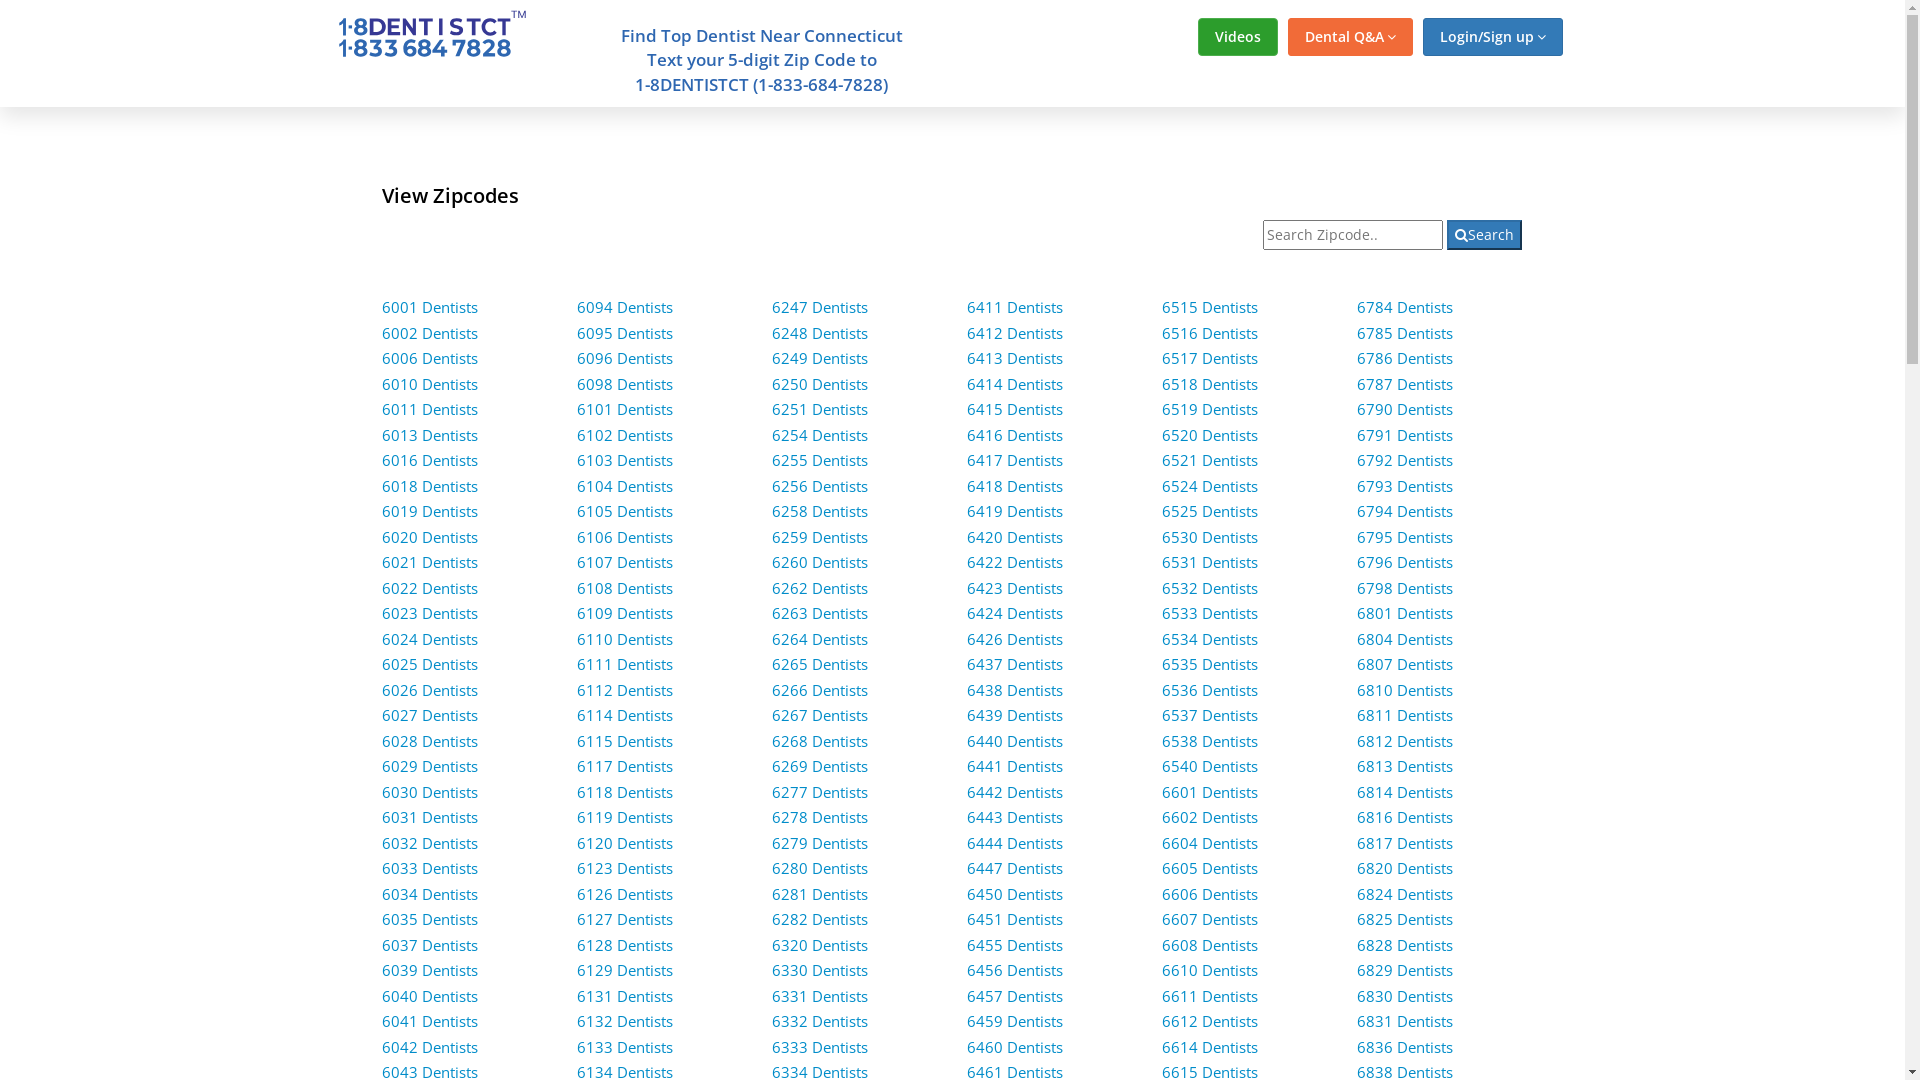 Image resolution: width=1920 pixels, height=1080 pixels. Describe the element at coordinates (1014, 434) in the screenshot. I see `'6416 Dentists'` at that location.